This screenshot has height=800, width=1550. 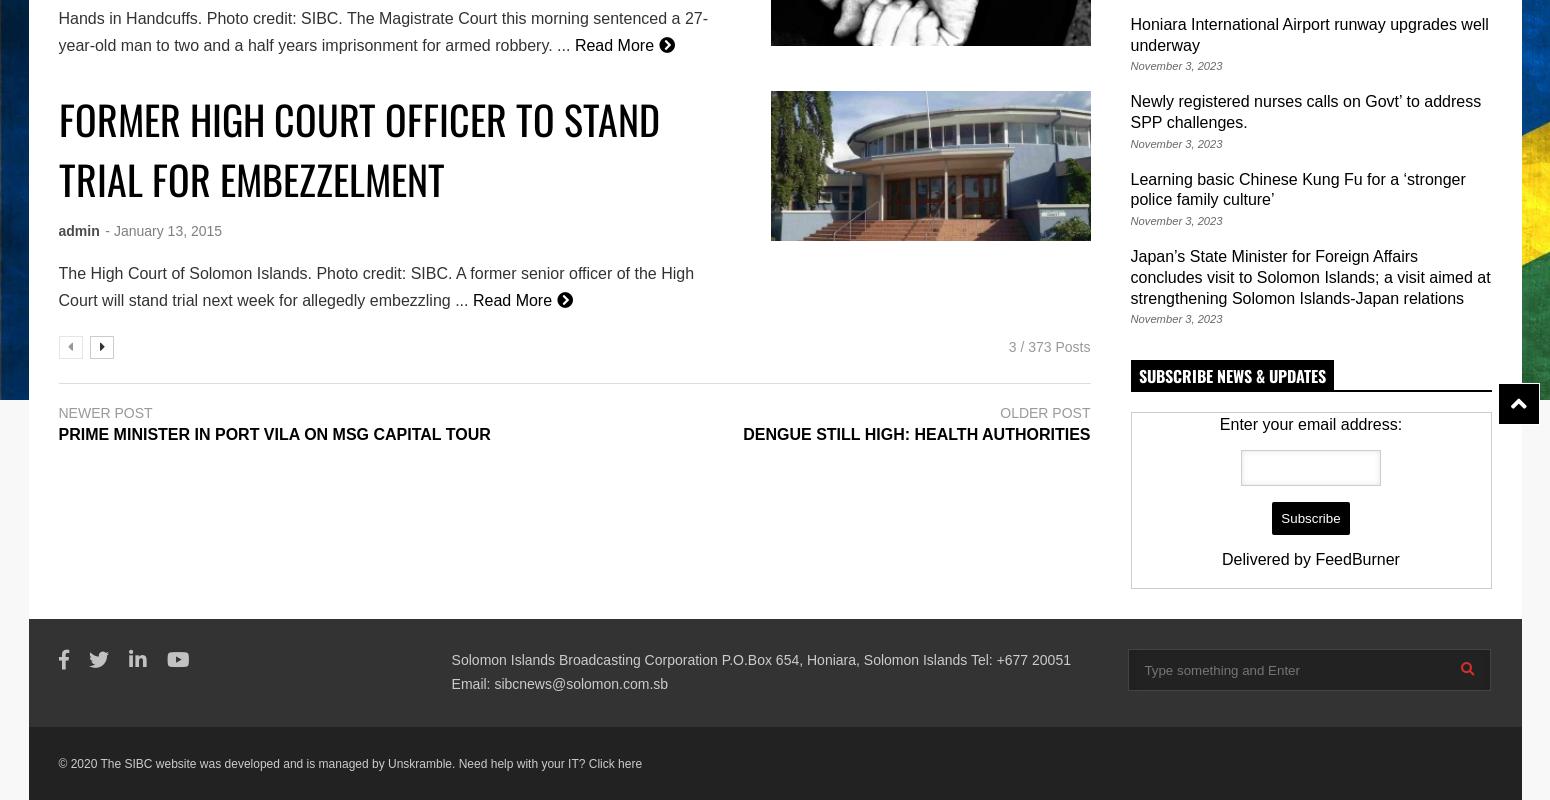 What do you see at coordinates (1309, 424) in the screenshot?
I see `'Enter your email address:'` at bounding box center [1309, 424].